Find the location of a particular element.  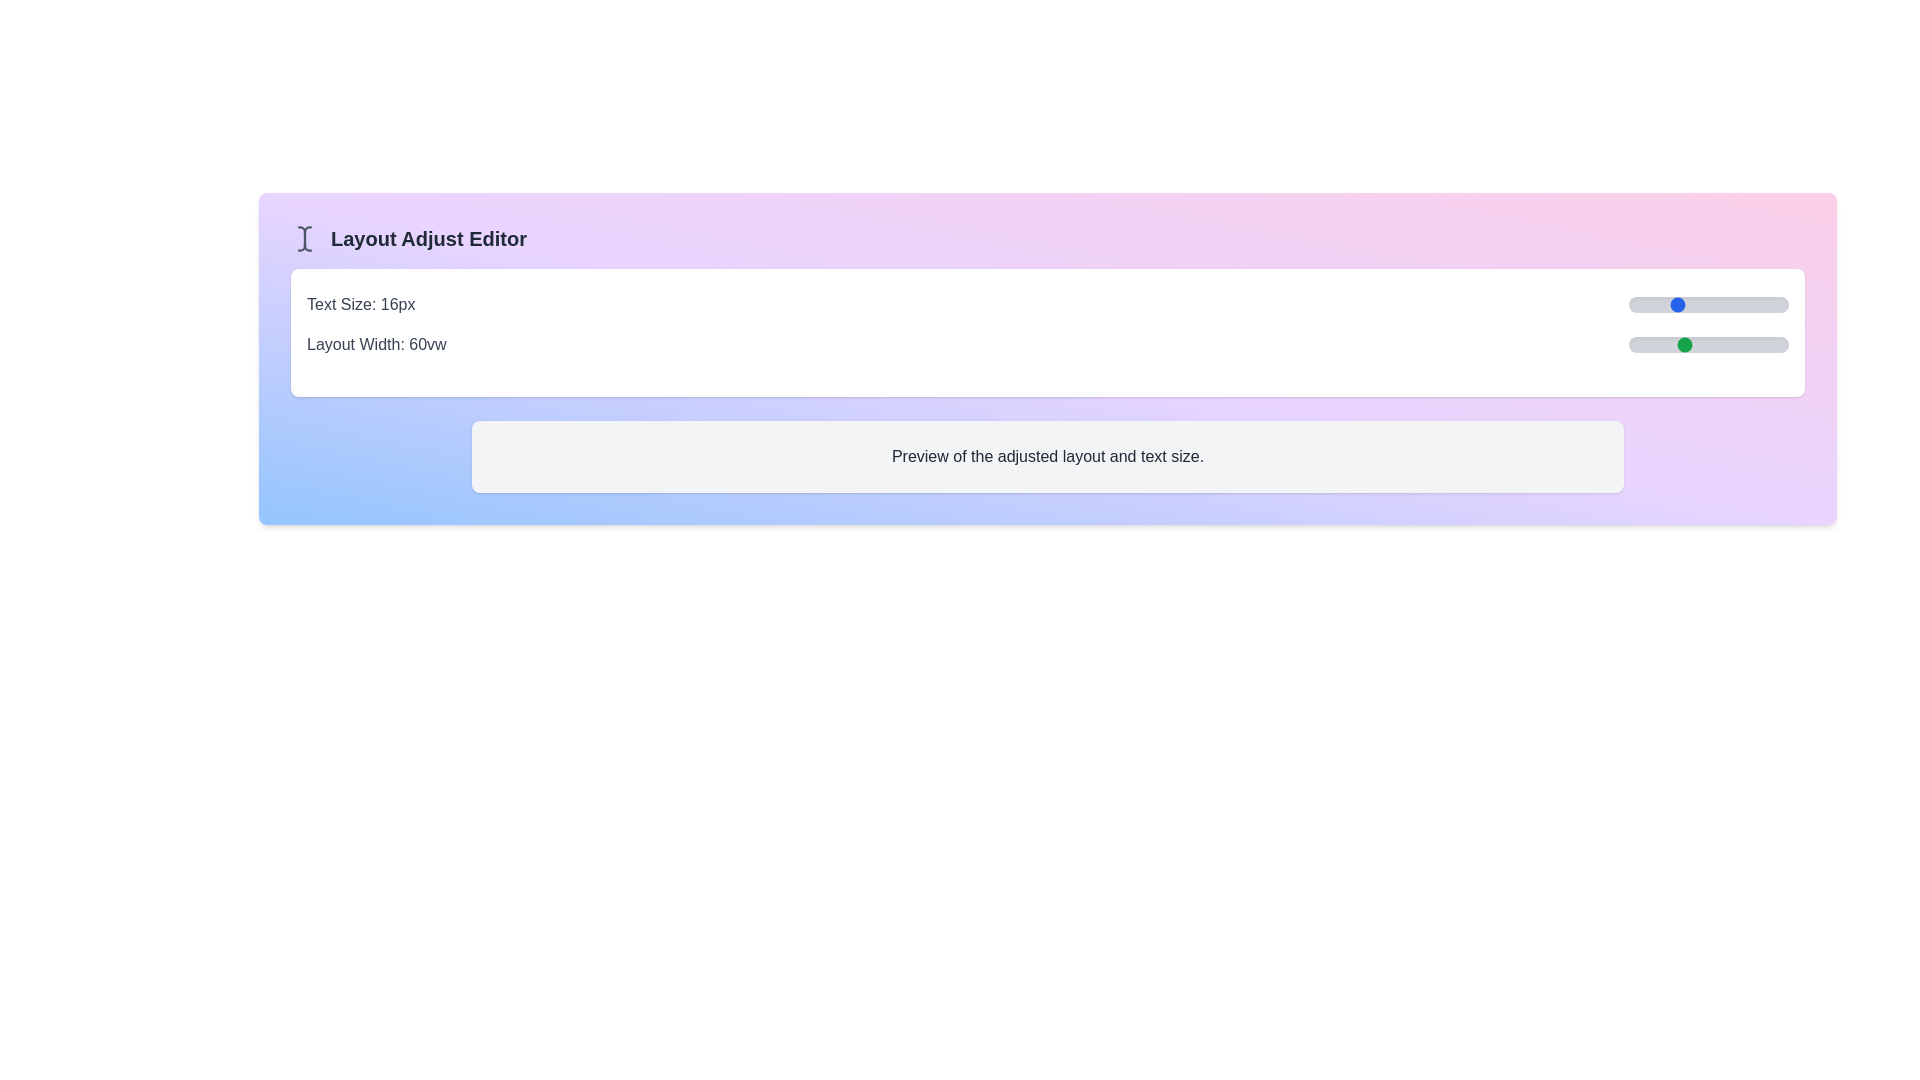

the slider is located at coordinates (1710, 343).